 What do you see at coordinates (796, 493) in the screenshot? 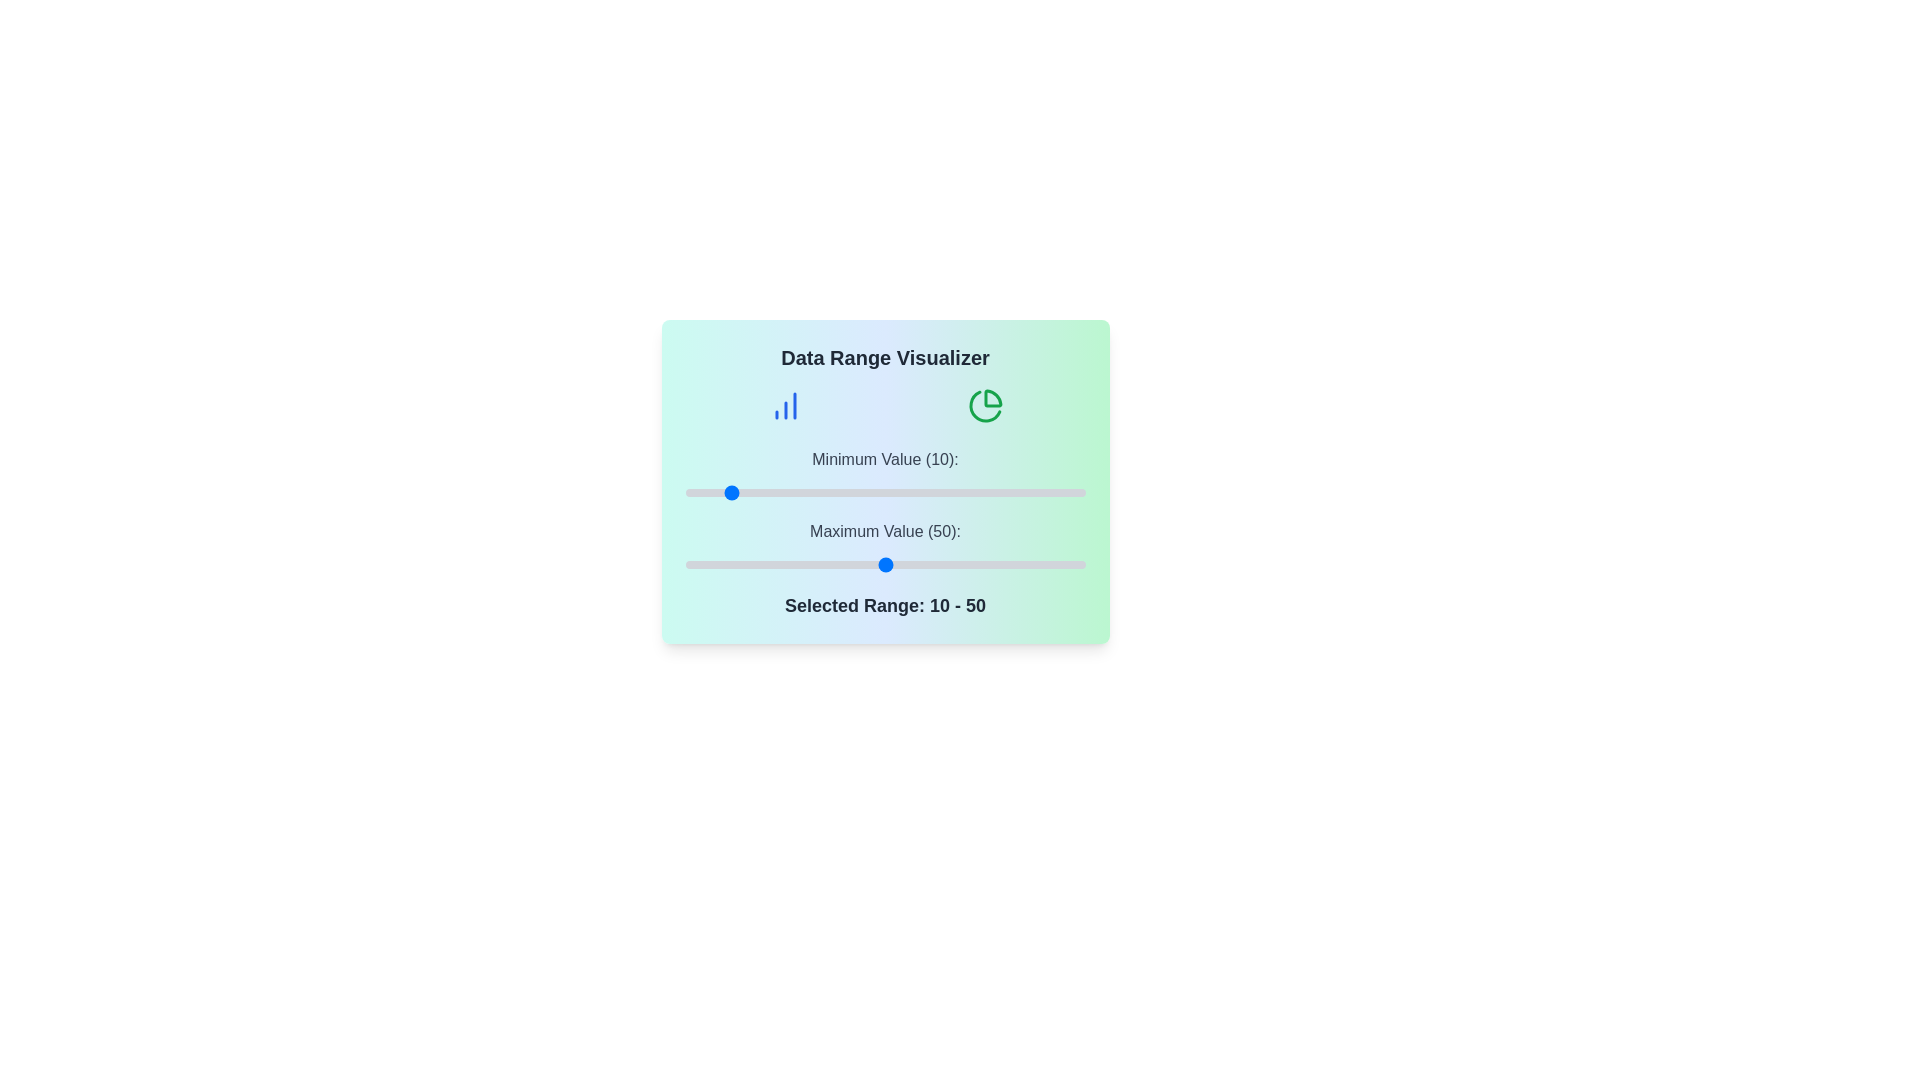
I see `the minimum value slider to 28` at bounding box center [796, 493].